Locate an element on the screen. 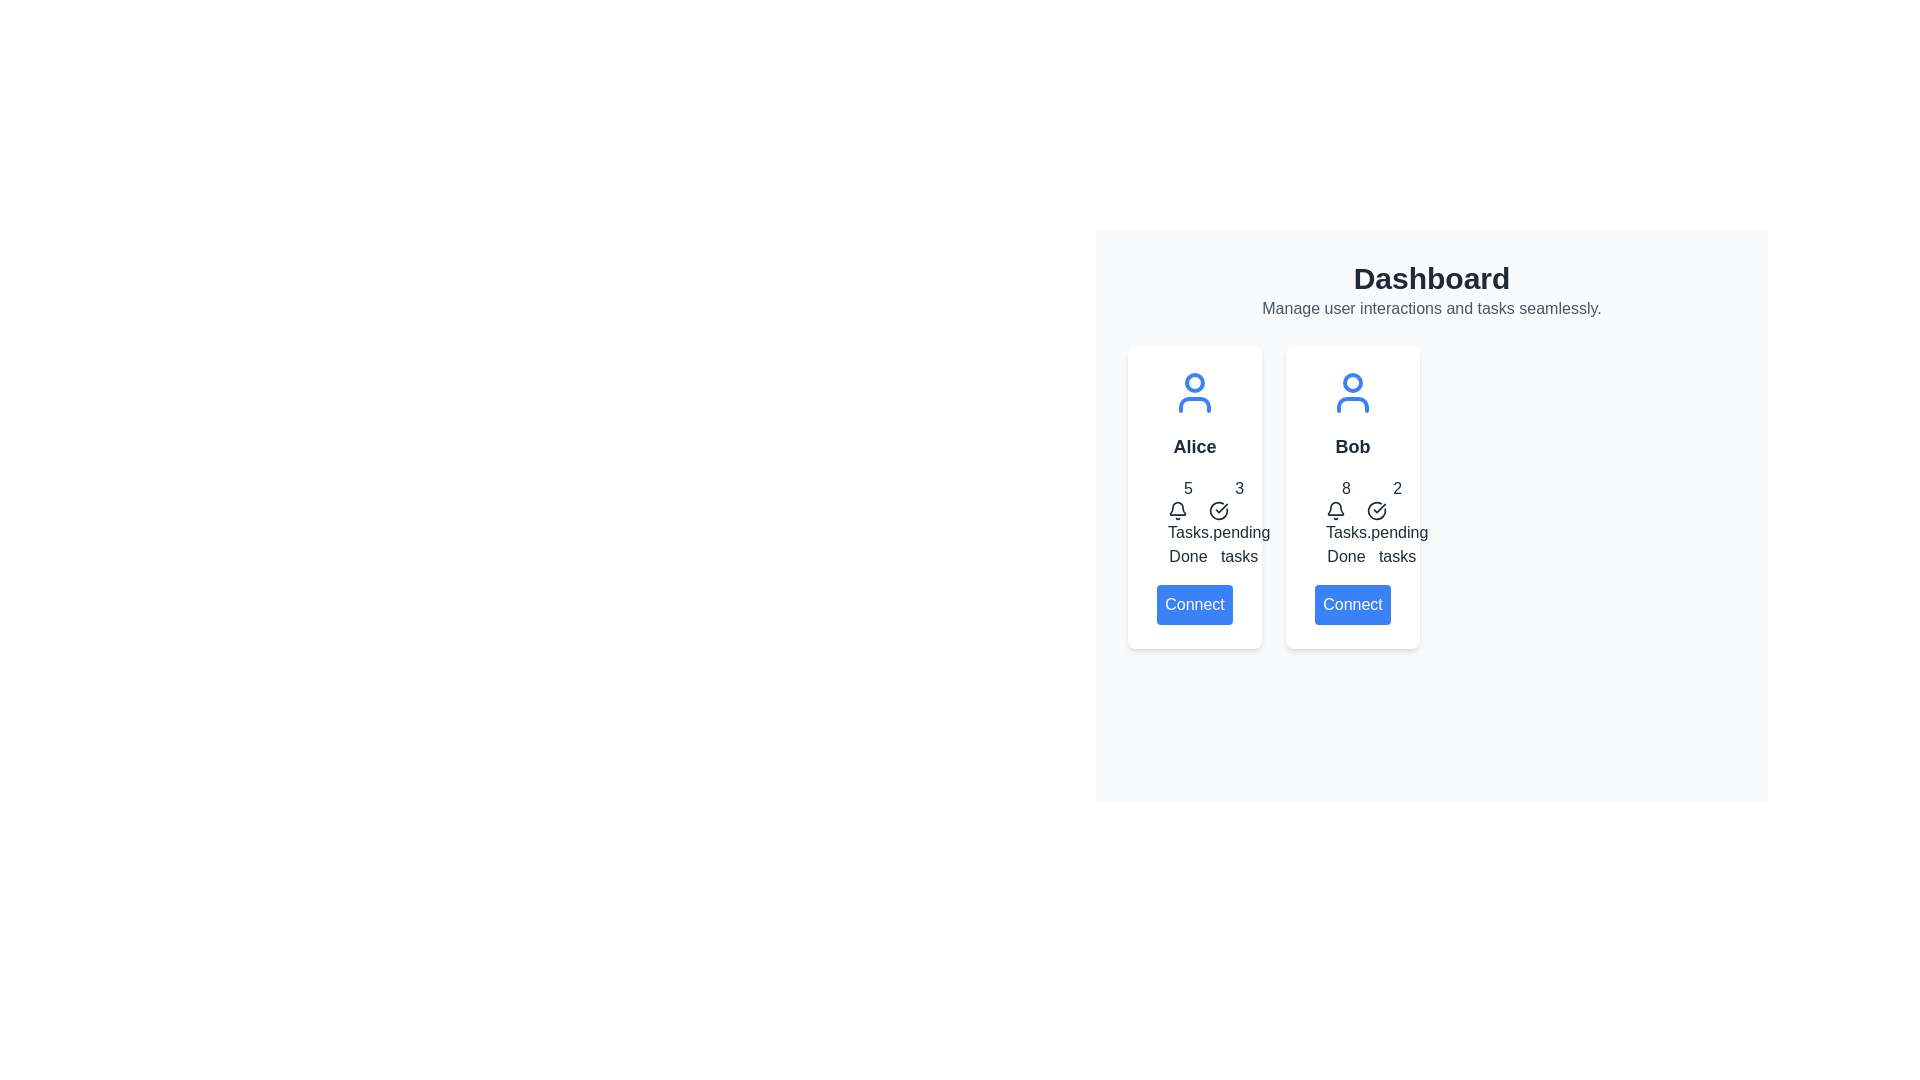 This screenshot has height=1080, width=1920. the black outlined bell icon located to the left of the number '8' in the '8 Tasks Done' section of the card labeled 'Bob' is located at coordinates (1335, 509).